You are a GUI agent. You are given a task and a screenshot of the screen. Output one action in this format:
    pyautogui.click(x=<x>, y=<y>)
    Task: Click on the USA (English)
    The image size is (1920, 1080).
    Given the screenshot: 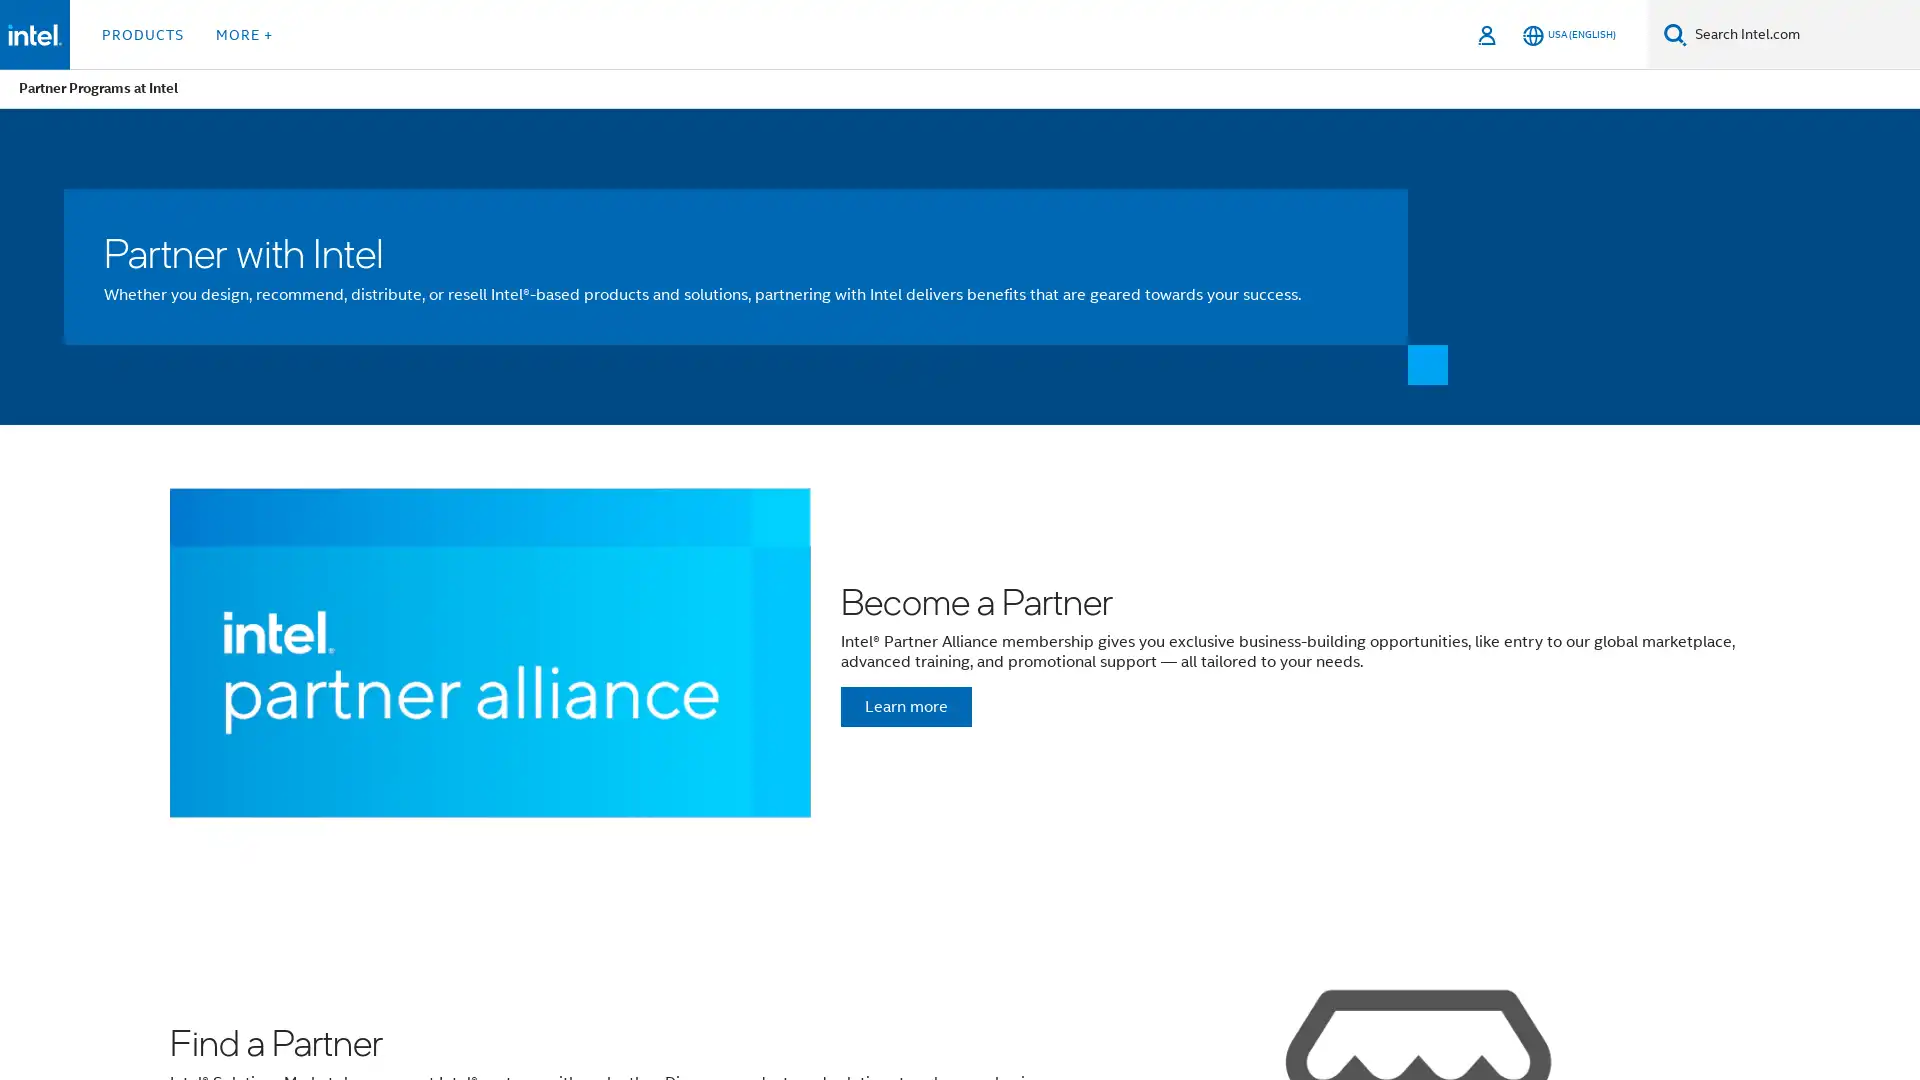 What is the action you would take?
    pyautogui.click(x=1568, y=34)
    